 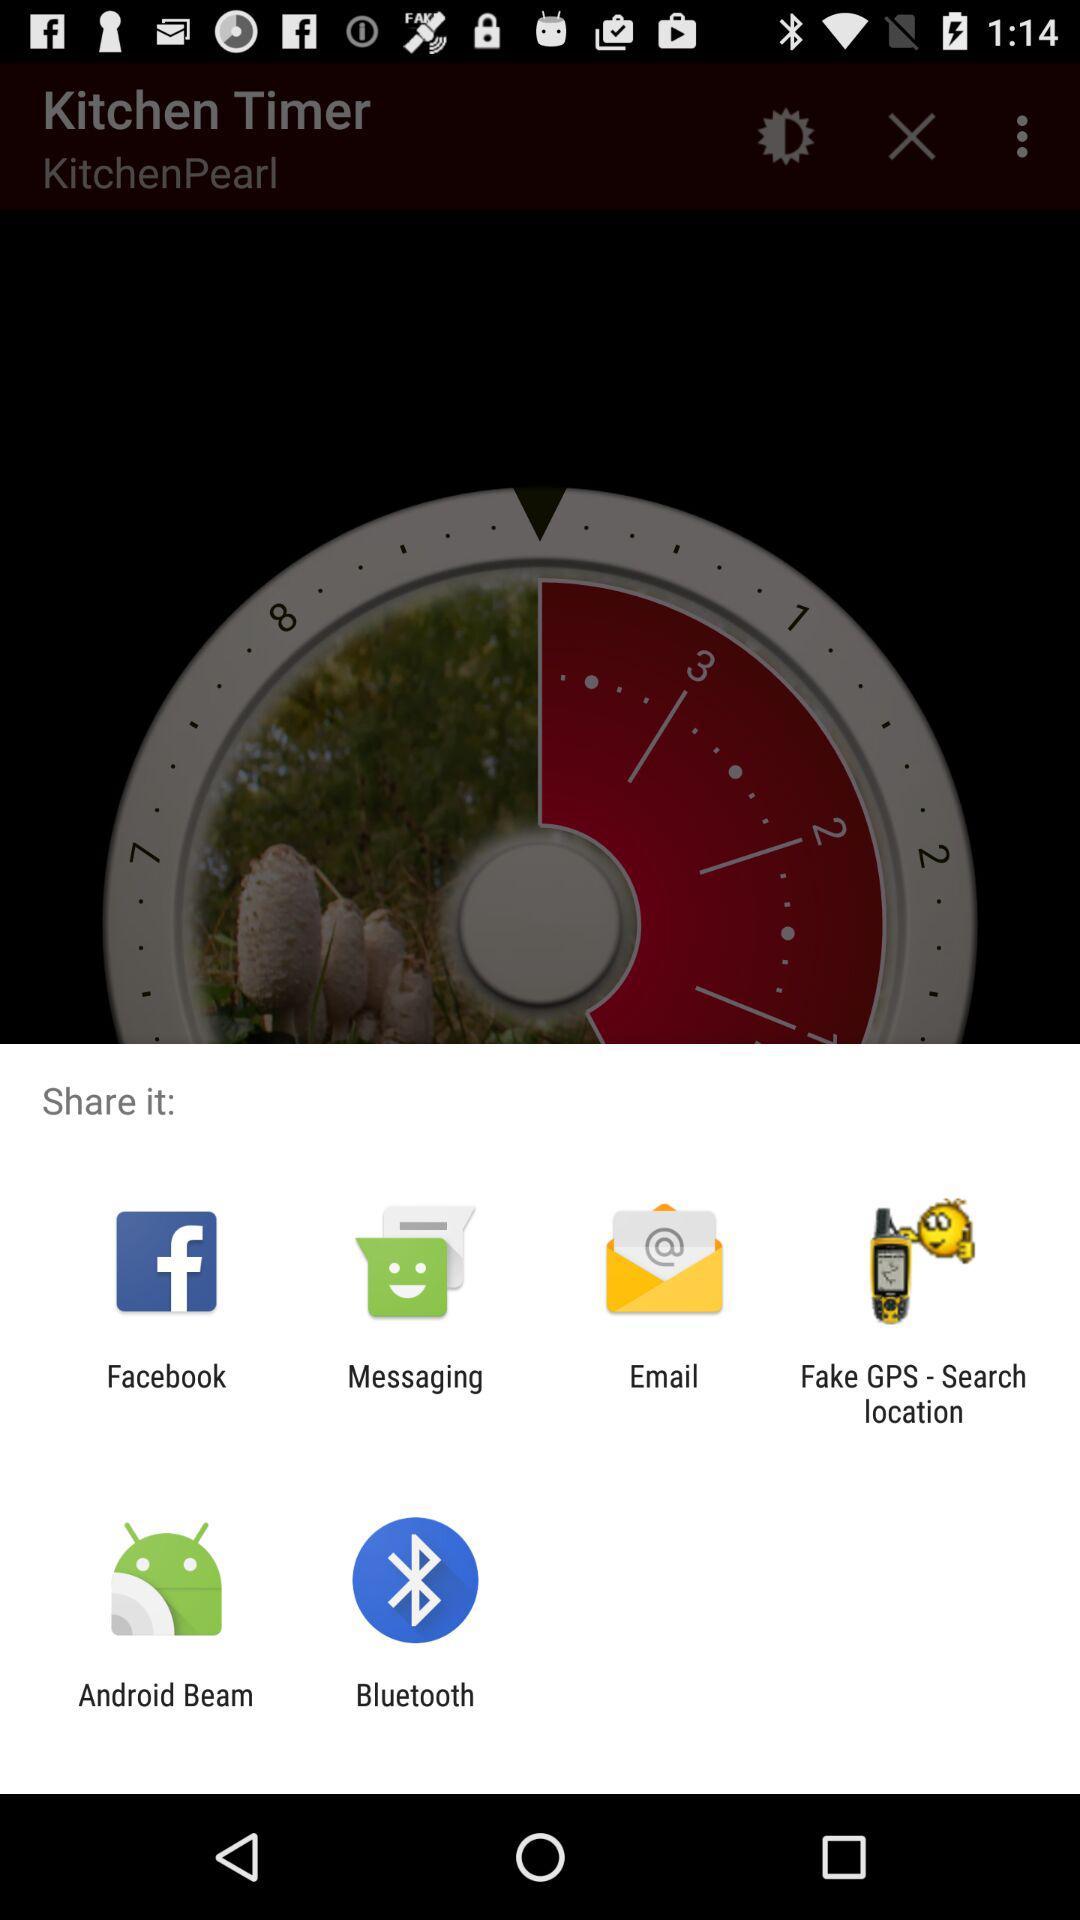 What do you see at coordinates (664, 1392) in the screenshot?
I see `the item to the left of the fake gps search app` at bounding box center [664, 1392].